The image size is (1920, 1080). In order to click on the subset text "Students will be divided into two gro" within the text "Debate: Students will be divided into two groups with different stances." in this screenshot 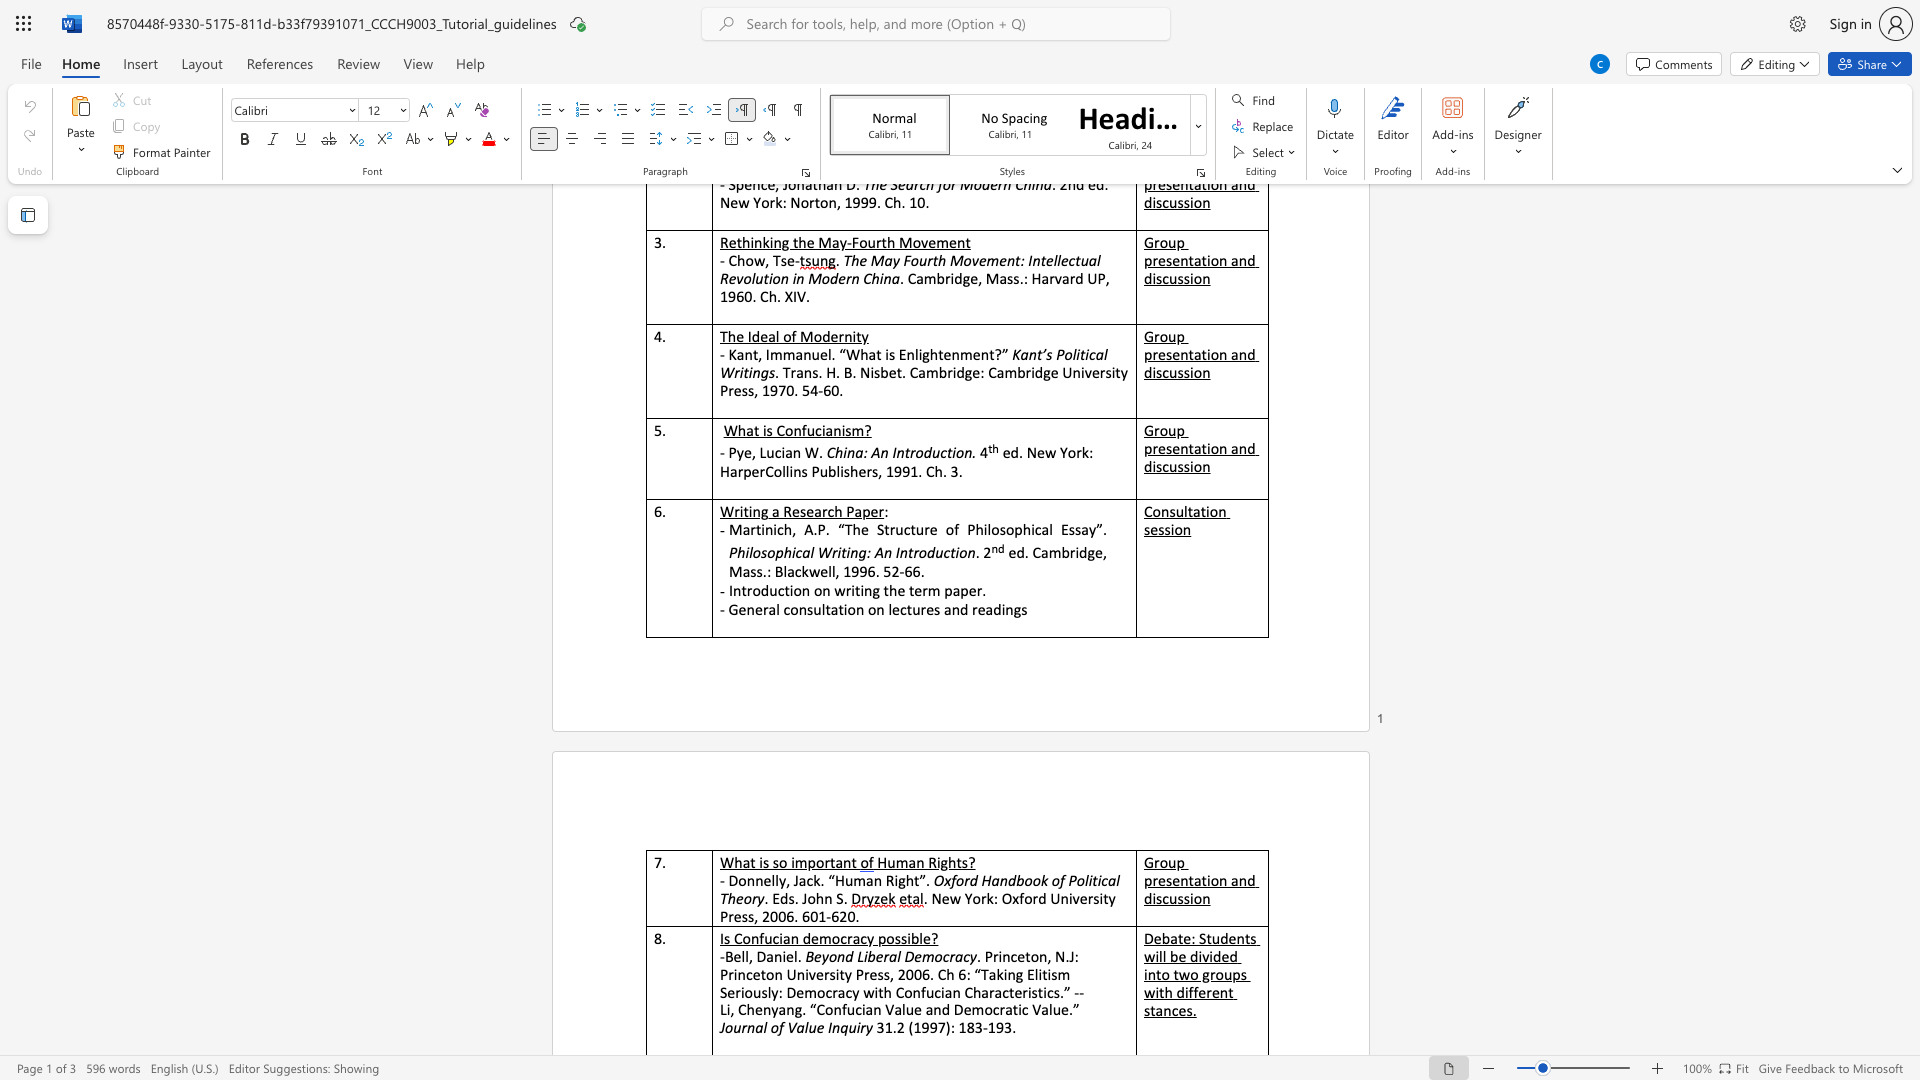, I will do `click(1199, 938)`.